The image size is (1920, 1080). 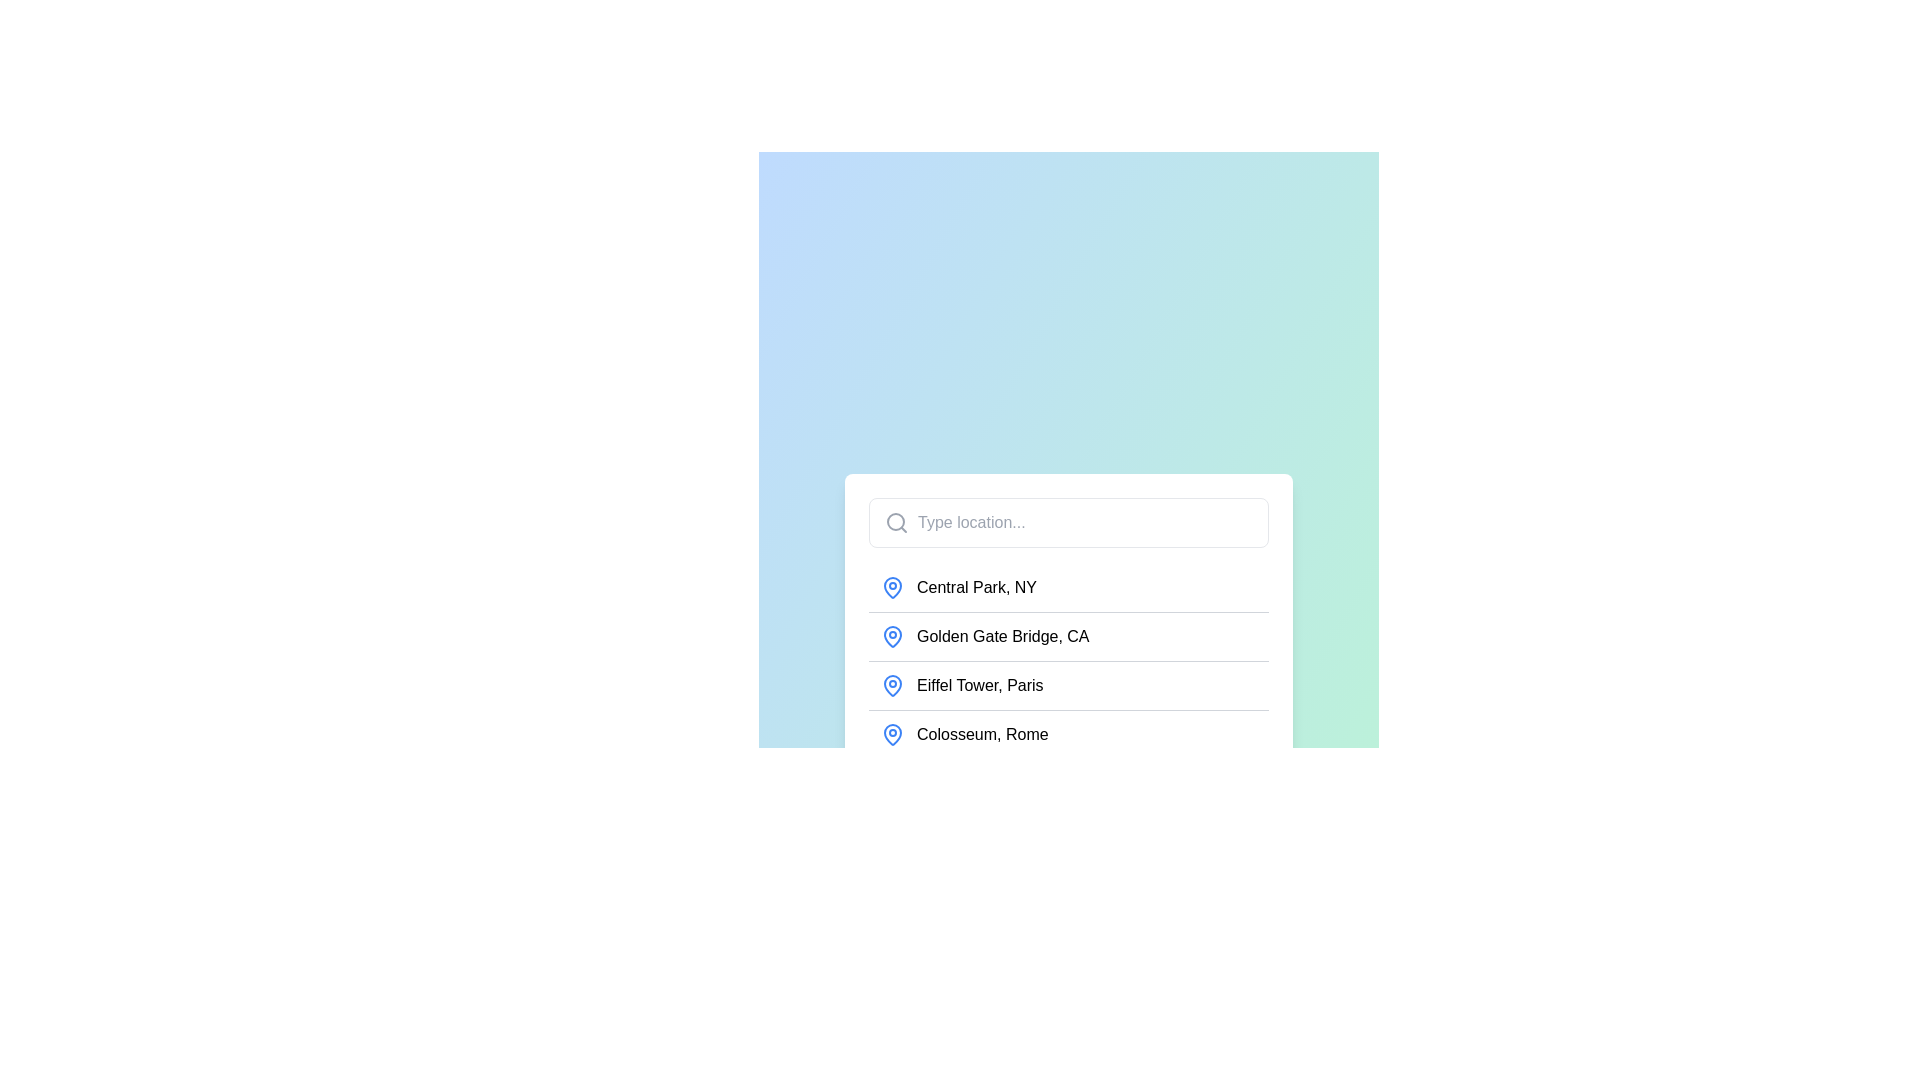 I want to click on the list item displaying 'Golden Gate Bridge, CA', so click(x=1068, y=636).